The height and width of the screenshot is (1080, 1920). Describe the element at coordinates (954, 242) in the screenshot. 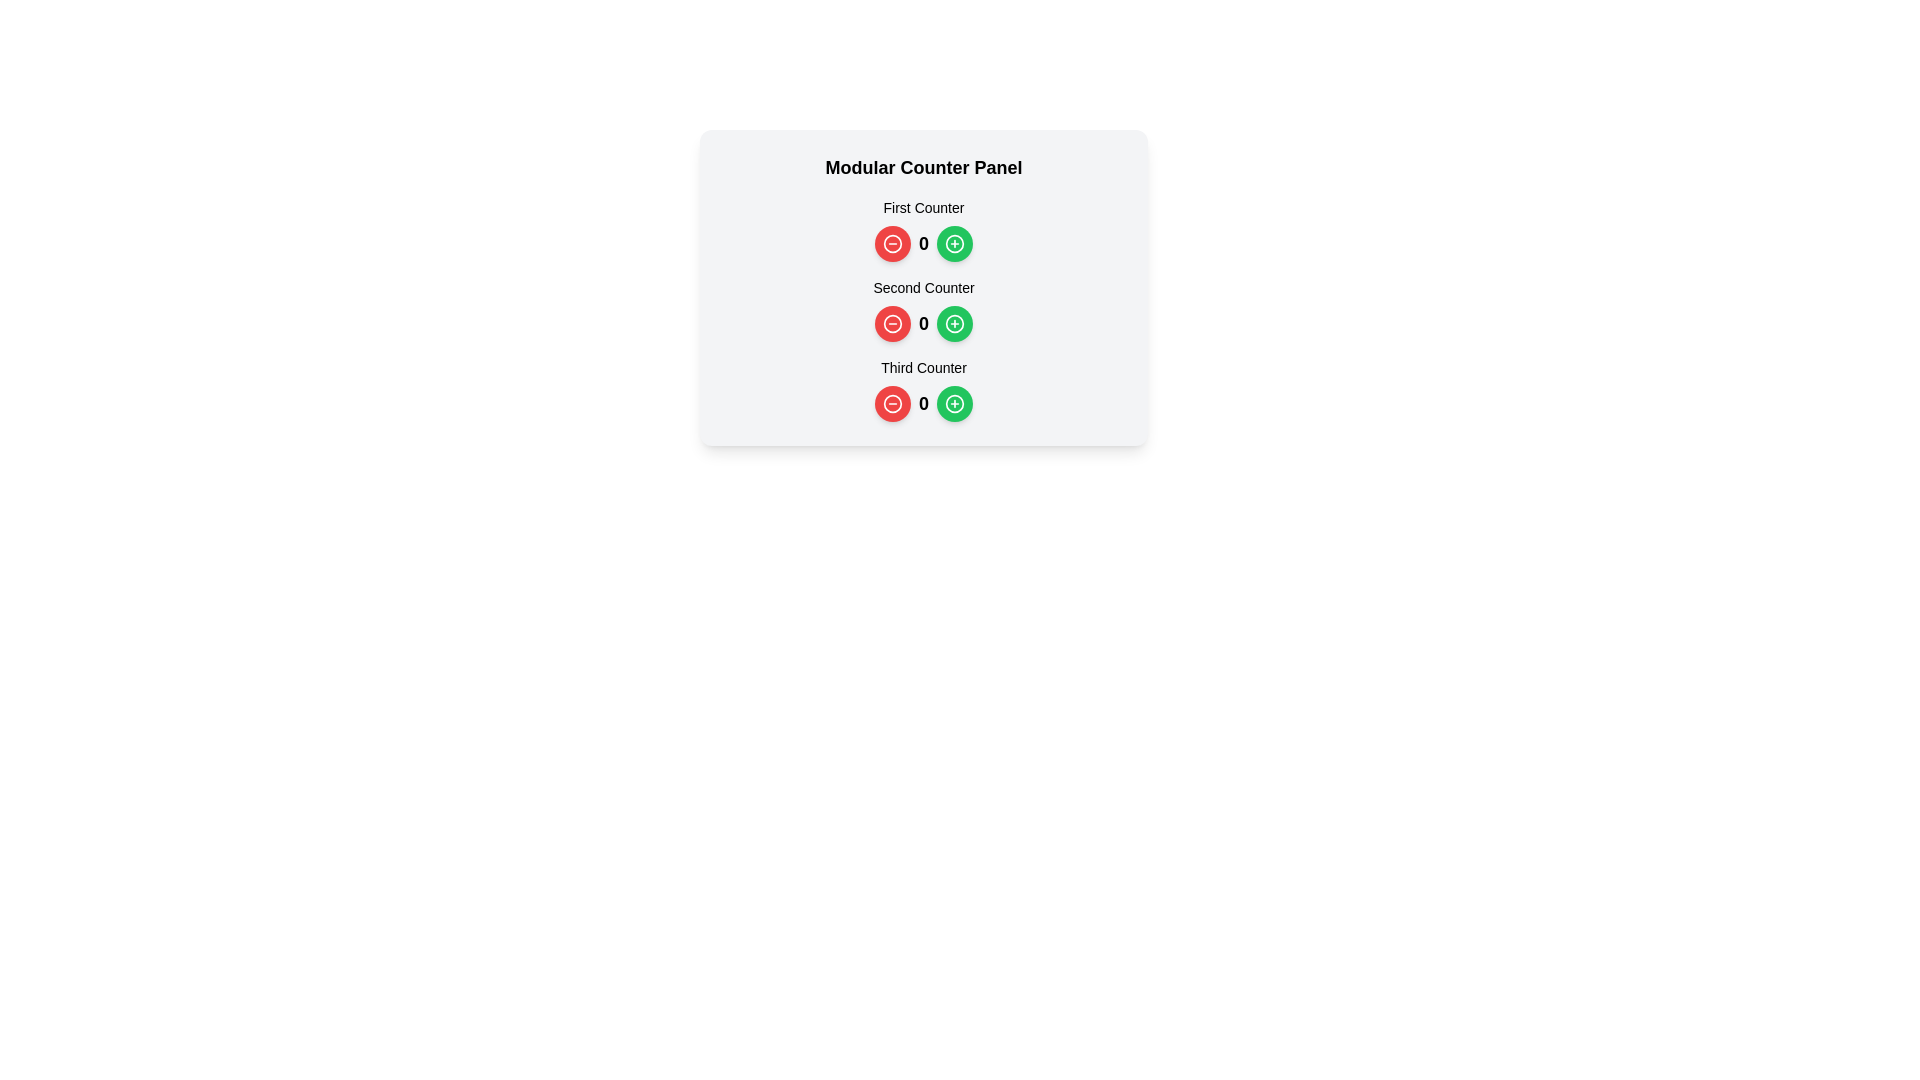

I see `the SVG circle element that is part of the '+' icon labeled 'First Counter' to increment the counter` at that location.